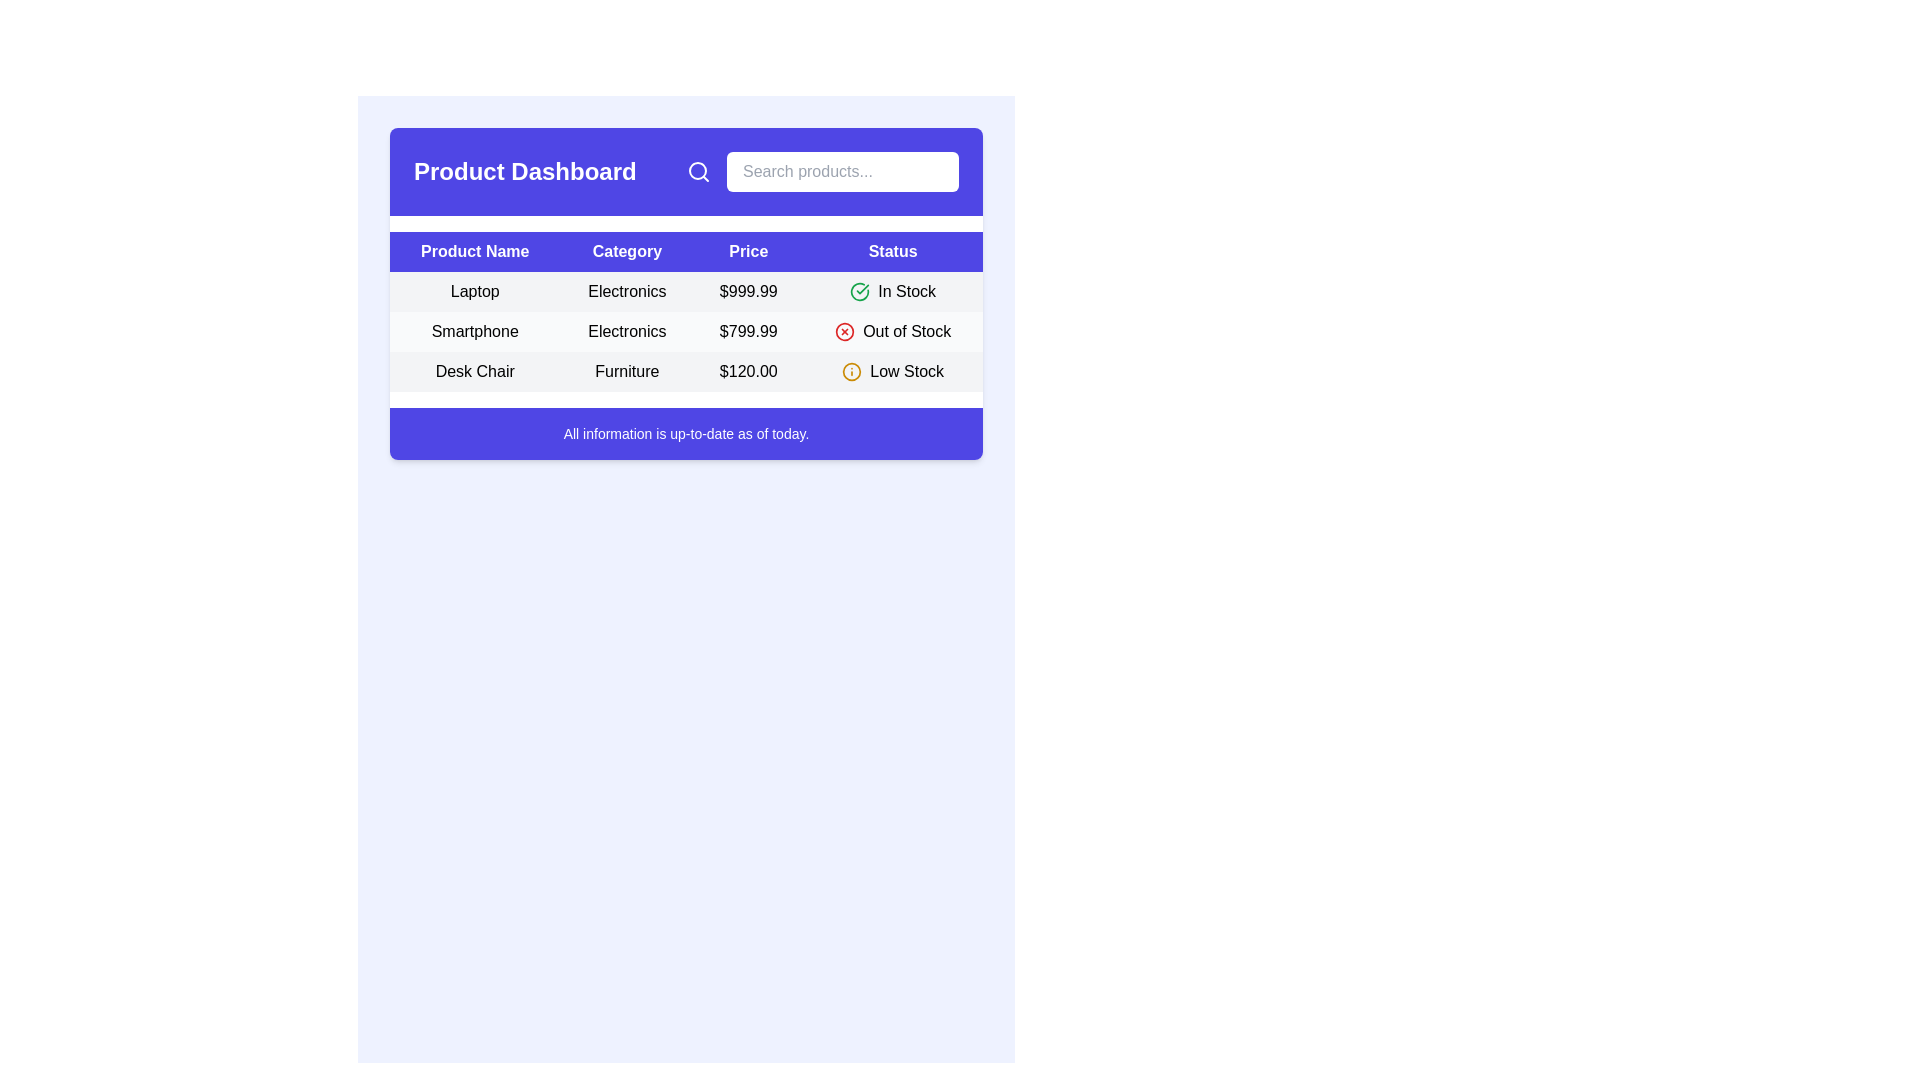  Describe the element at coordinates (906, 371) in the screenshot. I see `text label that reads 'Low Stock', located in the last row of the 'Status' column in the products table` at that location.